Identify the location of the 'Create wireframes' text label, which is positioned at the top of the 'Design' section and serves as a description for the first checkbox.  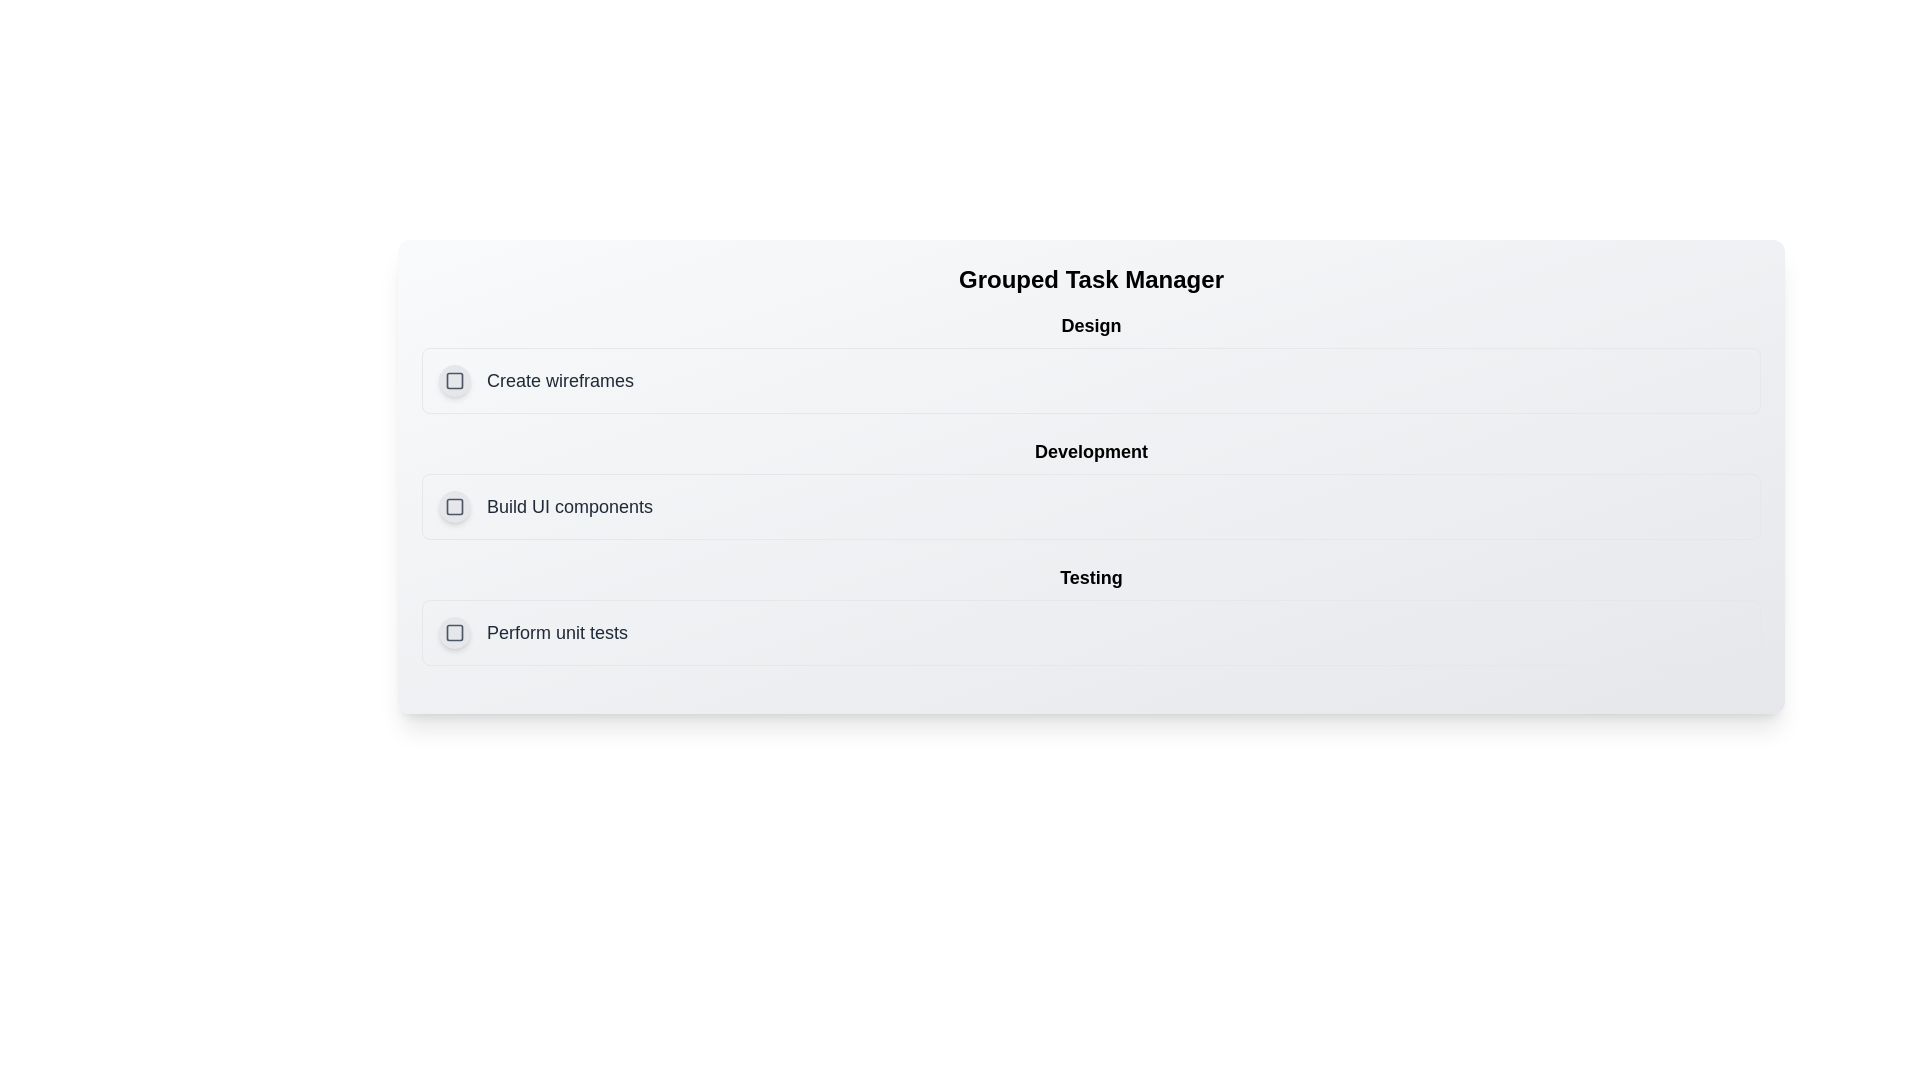
(560, 381).